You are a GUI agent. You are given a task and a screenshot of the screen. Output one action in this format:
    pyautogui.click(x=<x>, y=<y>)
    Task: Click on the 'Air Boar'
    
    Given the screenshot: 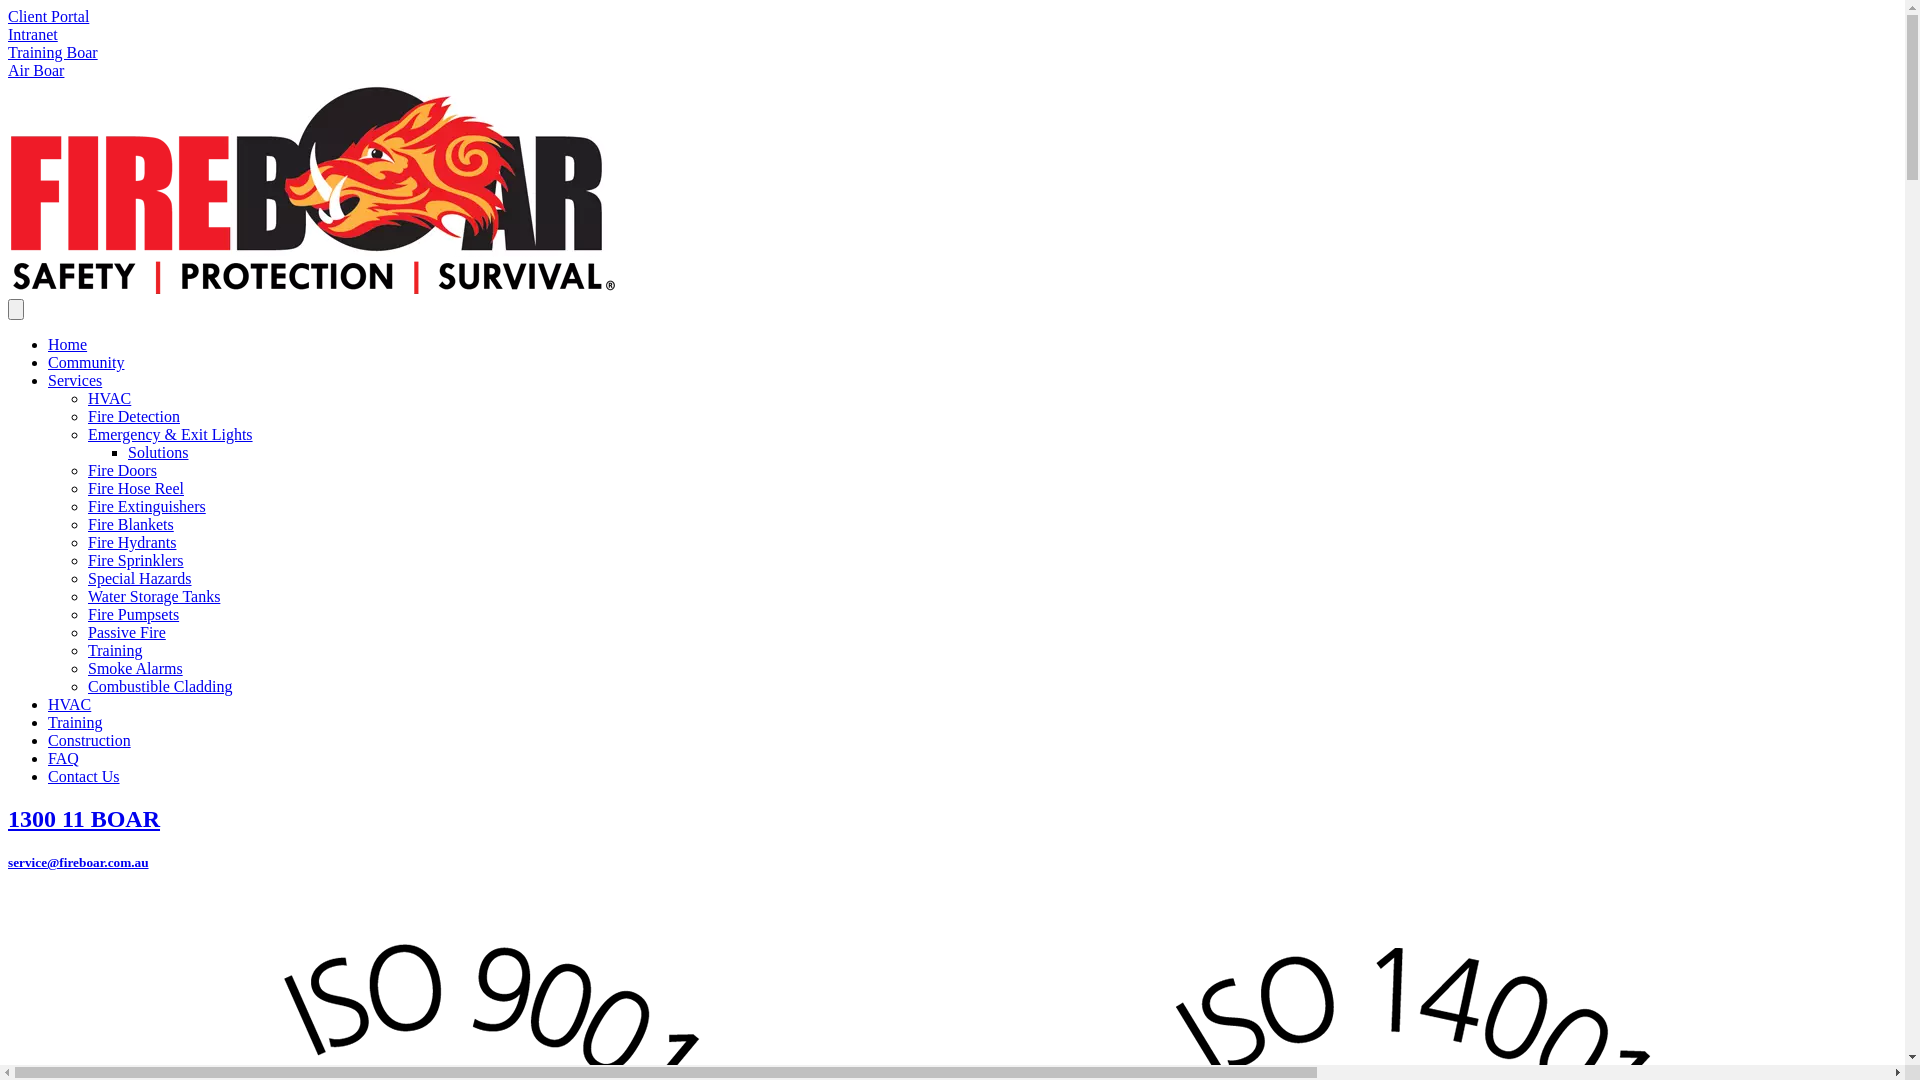 What is the action you would take?
    pyautogui.click(x=8, y=69)
    